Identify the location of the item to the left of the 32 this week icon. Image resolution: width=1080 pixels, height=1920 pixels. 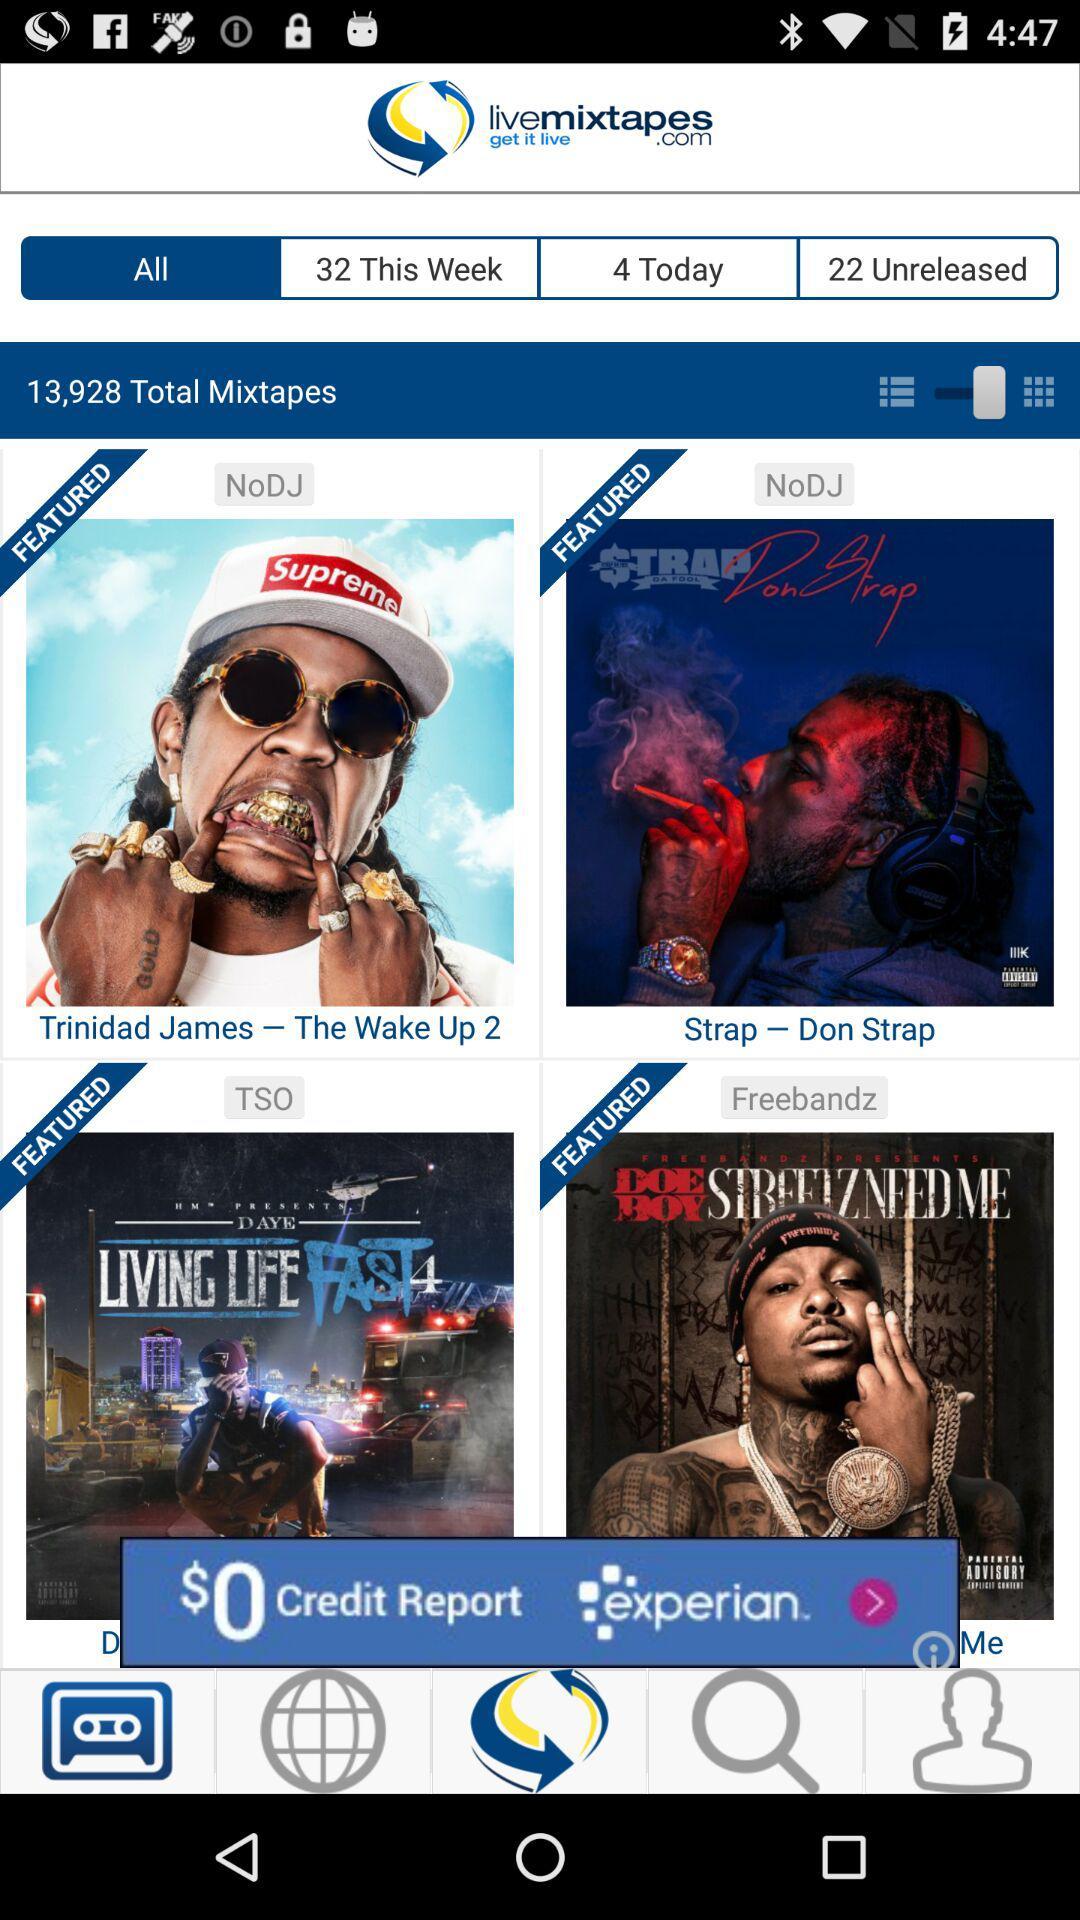
(149, 267).